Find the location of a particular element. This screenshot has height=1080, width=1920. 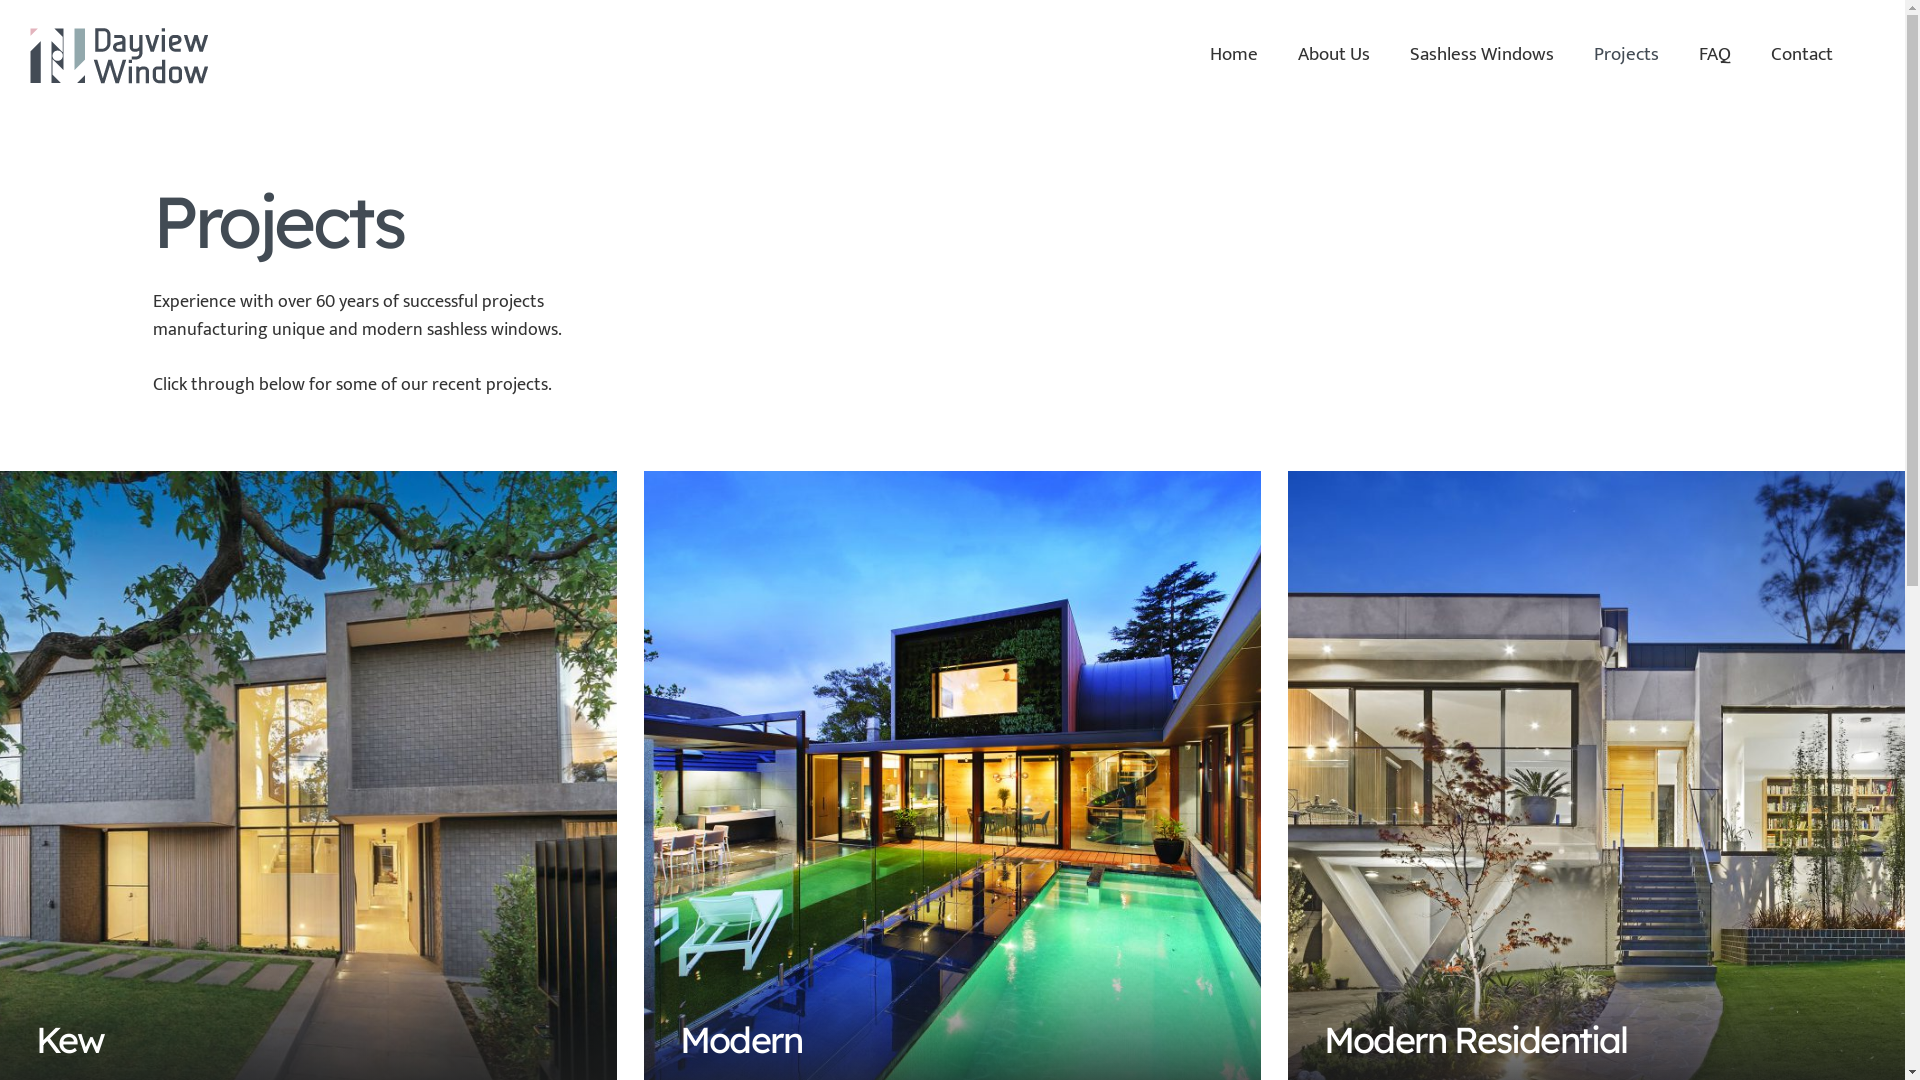

'FAQ' is located at coordinates (1713, 53).